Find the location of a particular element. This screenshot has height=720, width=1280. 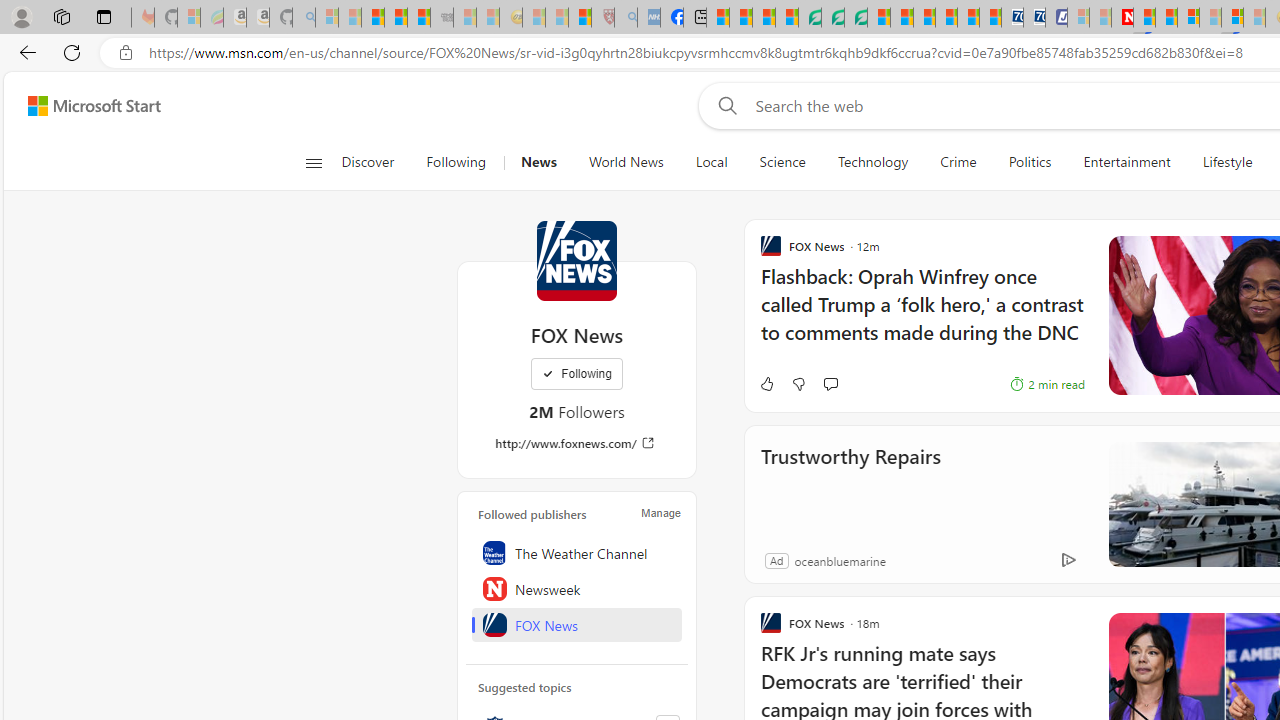

'Newsweek' is located at coordinates (576, 587).